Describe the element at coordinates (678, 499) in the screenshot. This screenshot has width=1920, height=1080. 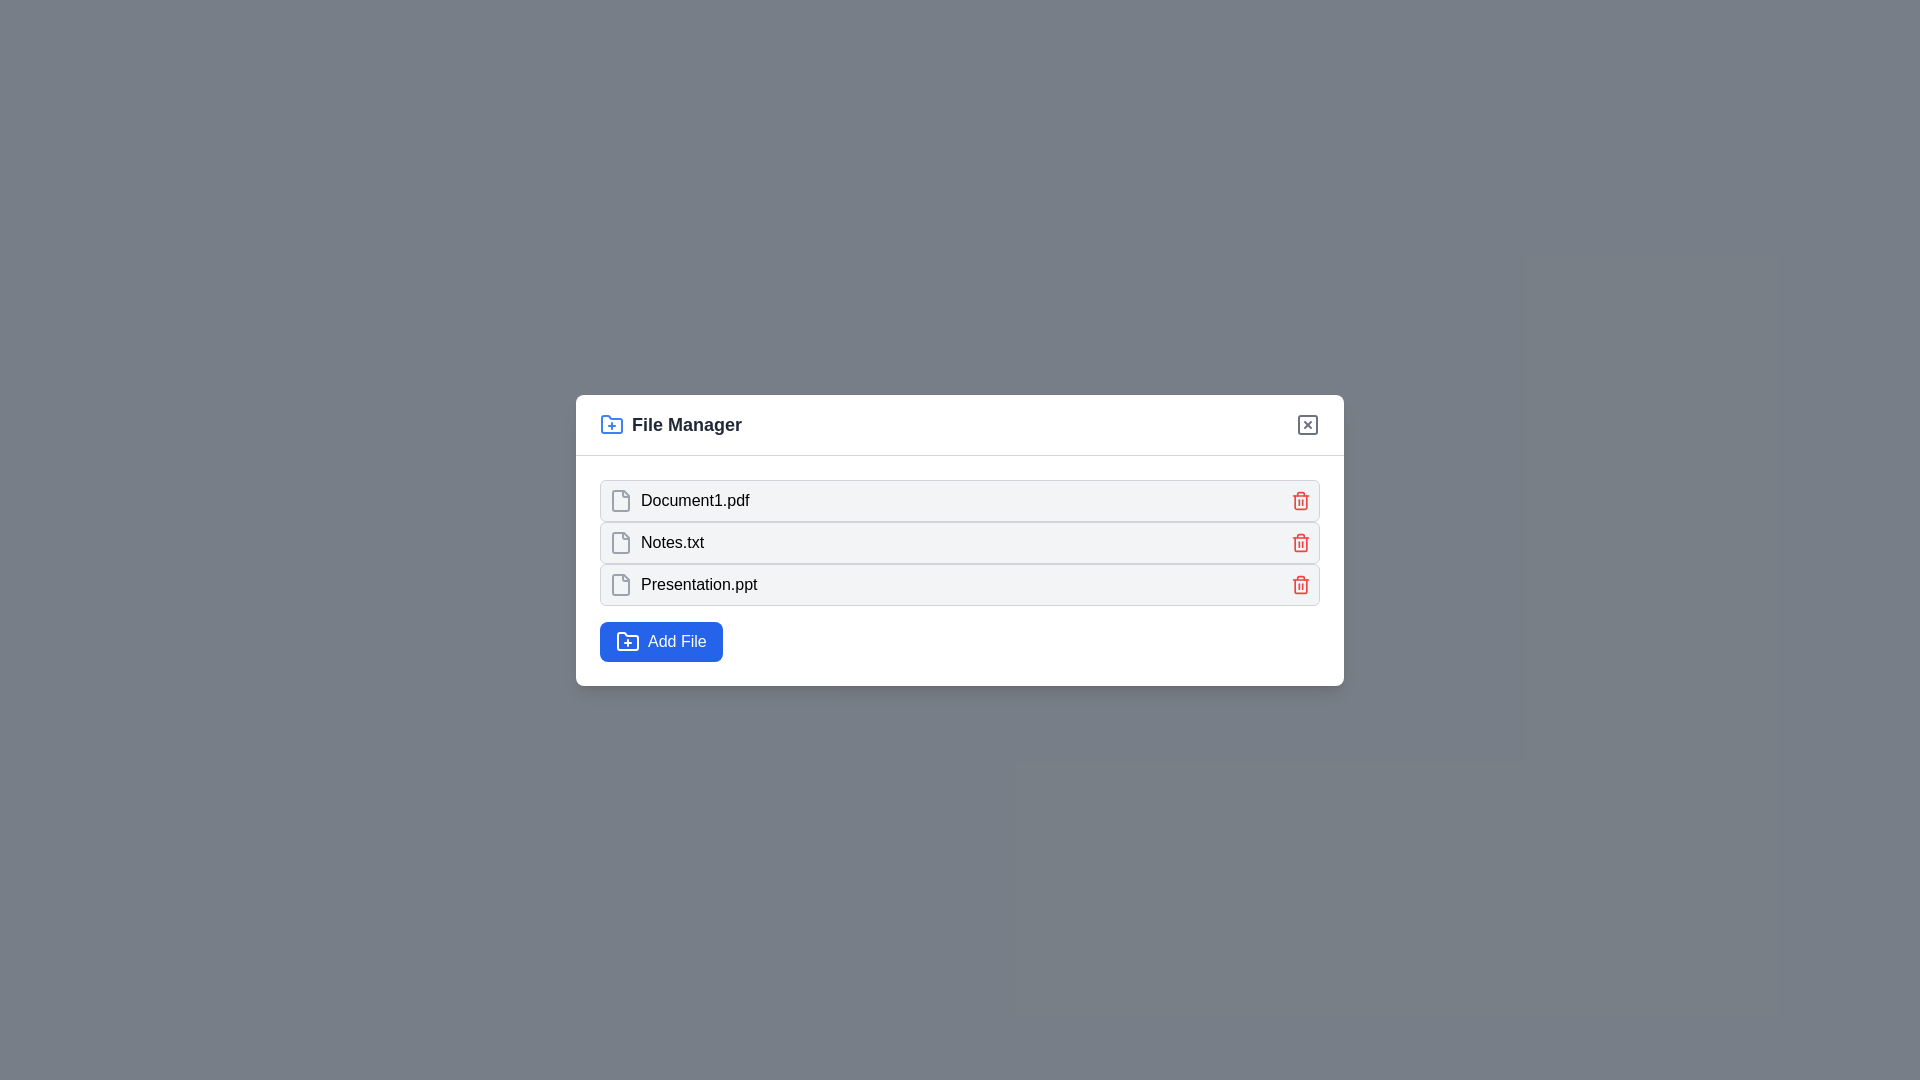
I see `the list item labeled 'Document1.pdf' with a file icon` at that location.